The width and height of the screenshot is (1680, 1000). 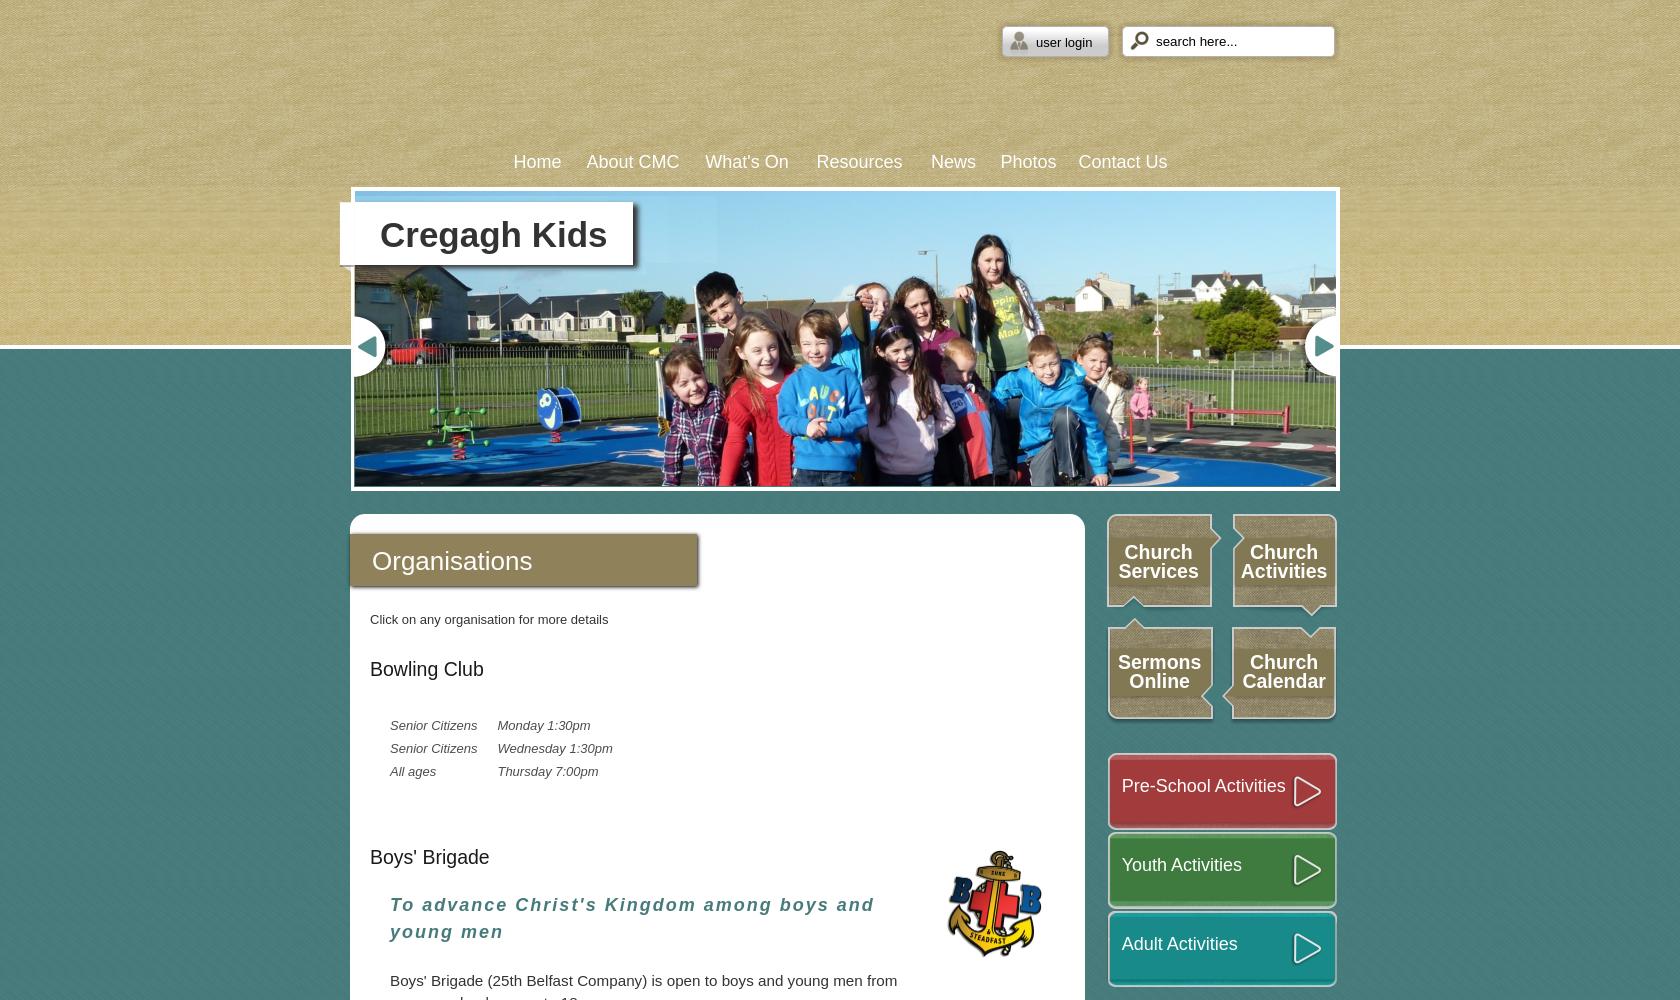 What do you see at coordinates (1181, 864) in the screenshot?
I see `'Youth Activities'` at bounding box center [1181, 864].